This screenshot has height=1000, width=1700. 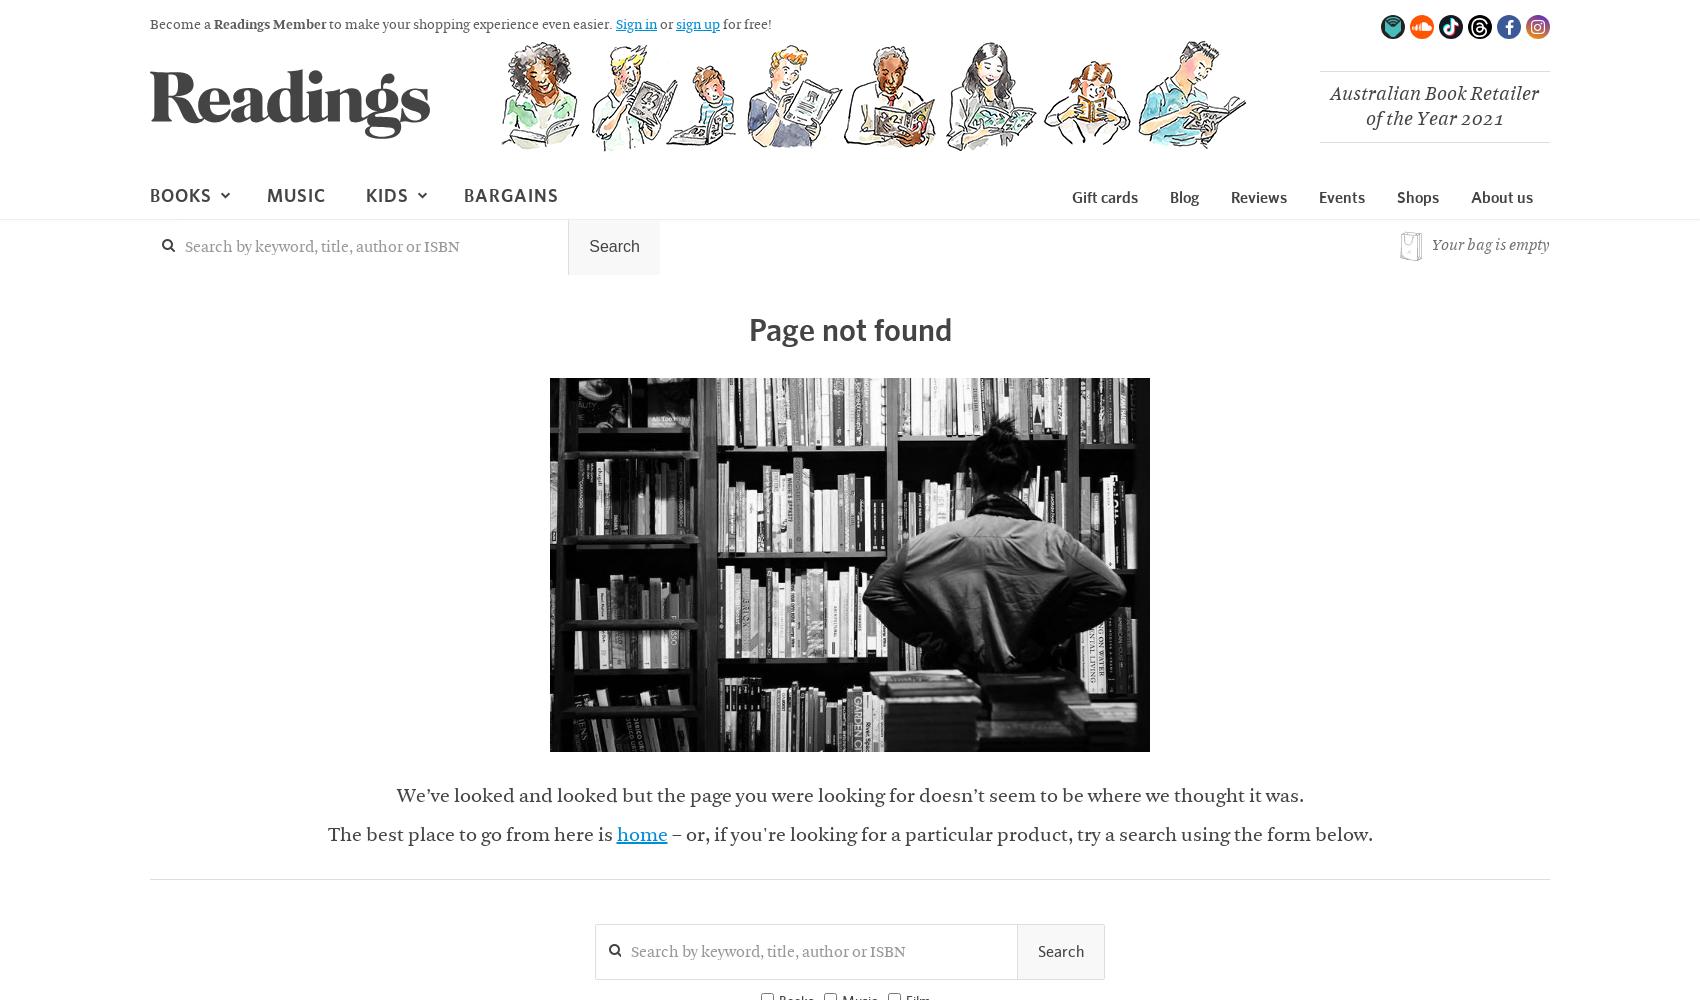 What do you see at coordinates (181, 25) in the screenshot?
I see `'Become a'` at bounding box center [181, 25].